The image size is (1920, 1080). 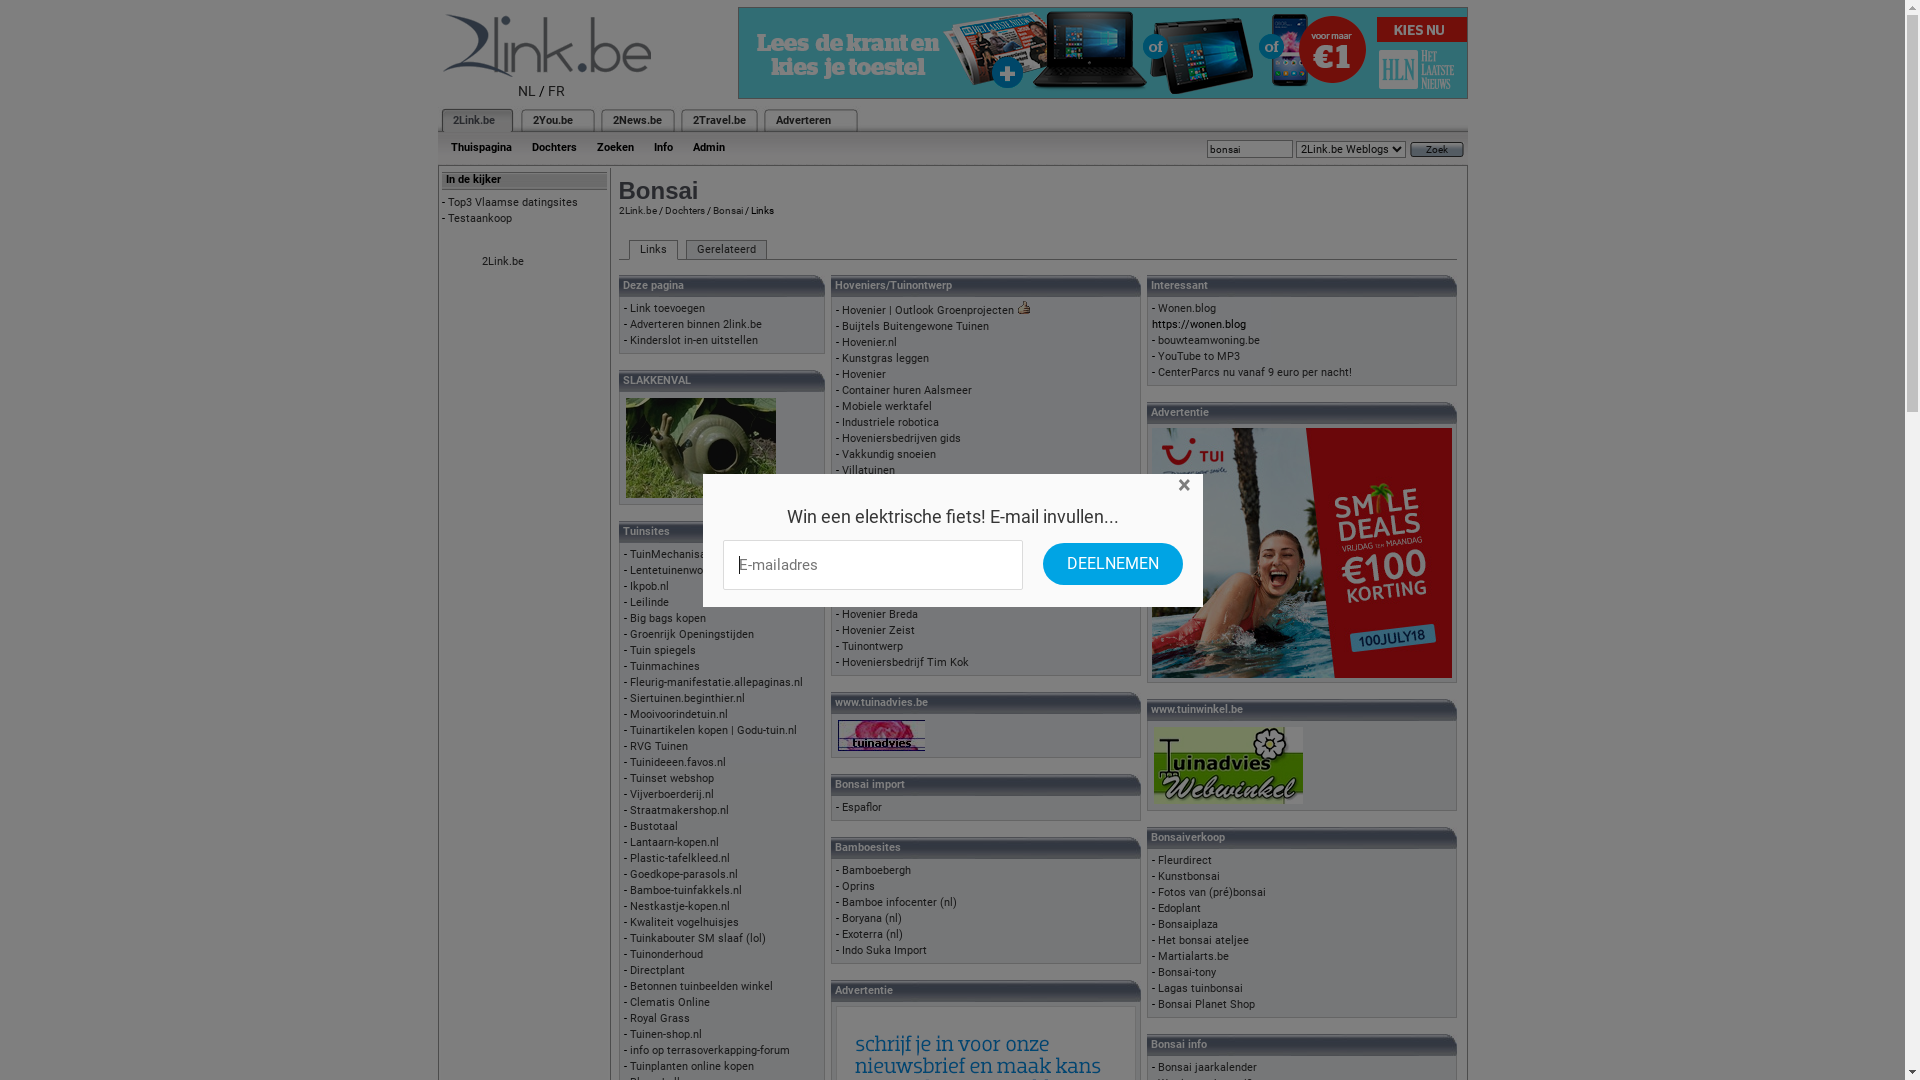 I want to click on 'Tuinkabouter SM slaaf (lol)', so click(x=697, y=938).